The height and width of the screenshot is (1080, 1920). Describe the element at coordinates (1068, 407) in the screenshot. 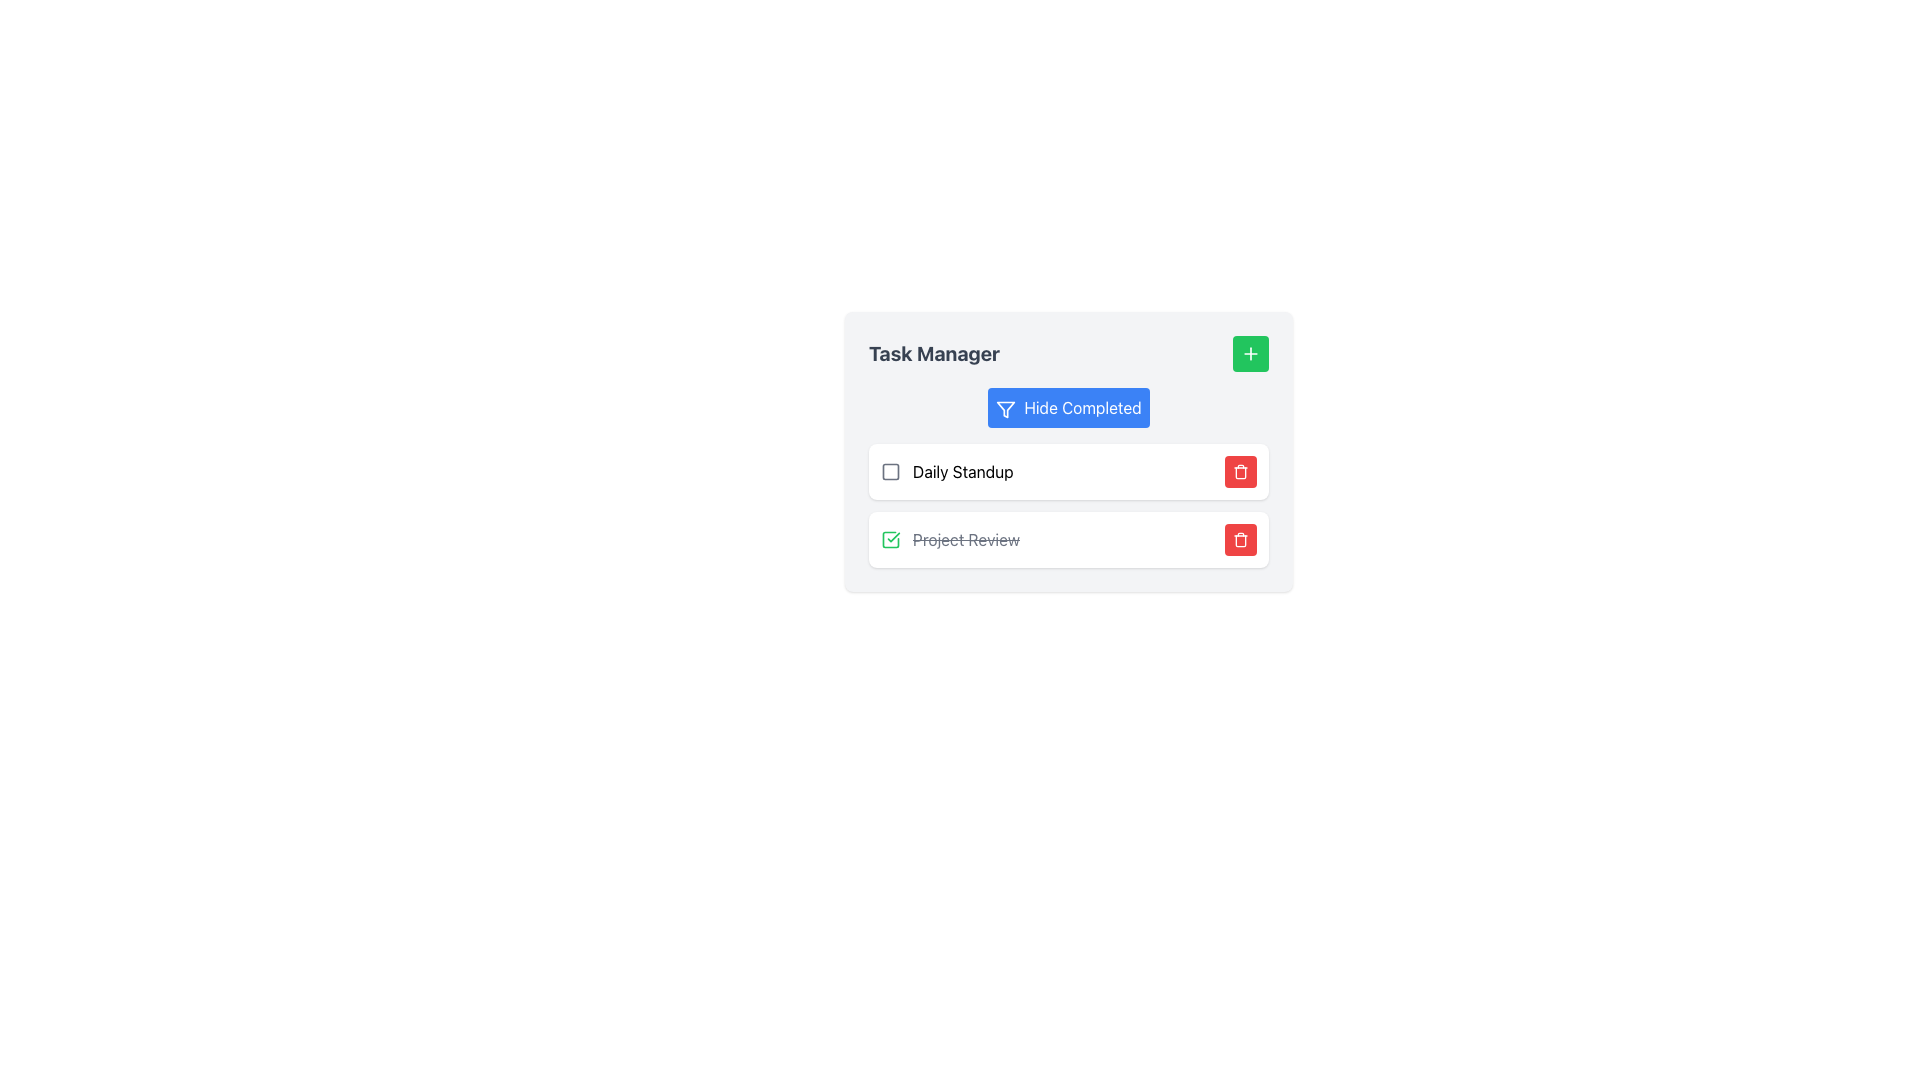

I see `the button used to toggle the visibility of completed tasks in the task list, located to the left of the green '+' button` at that location.